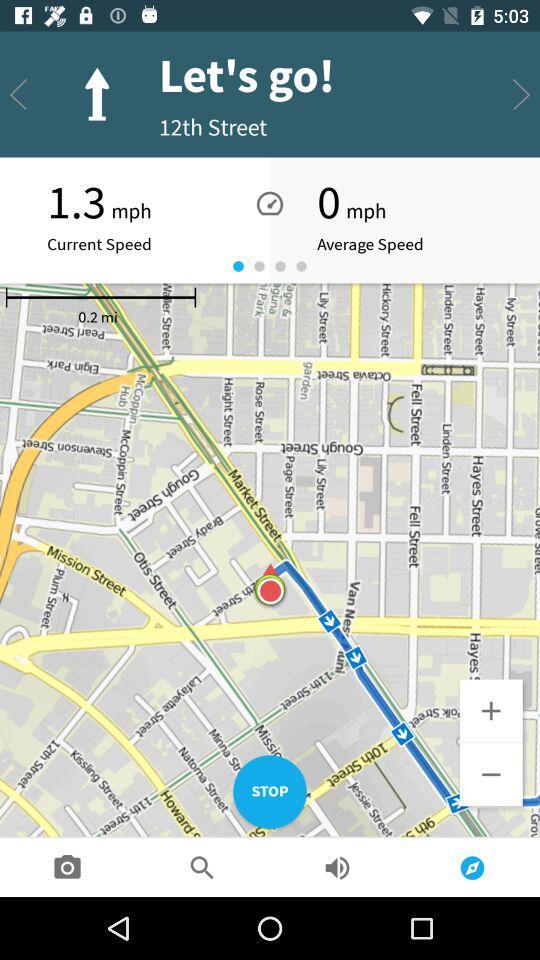 This screenshot has height=960, width=540. Describe the element at coordinates (521, 95) in the screenshot. I see `the right scroll button` at that location.